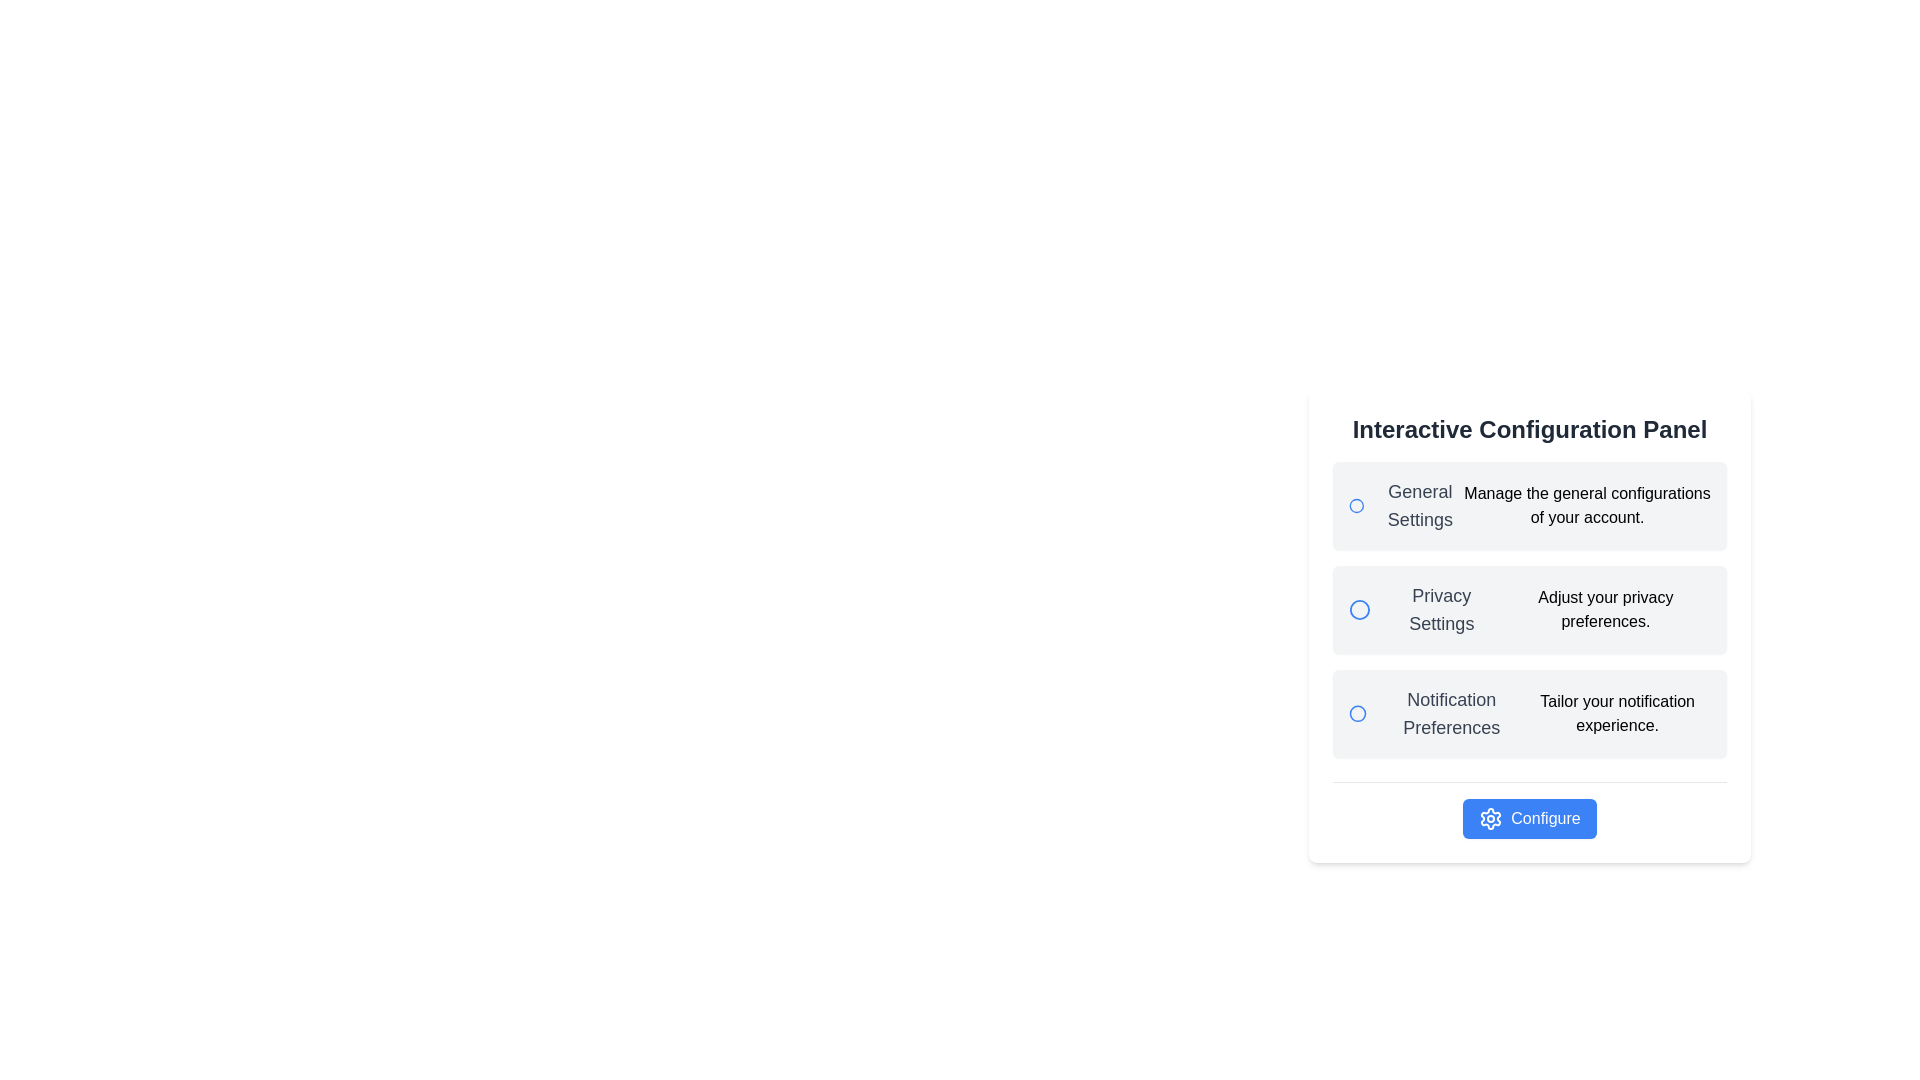 The width and height of the screenshot is (1920, 1080). I want to click on the descriptive text providing additional information about the 'General Settings' option in the settings menu, located below the 'General Settings' text, so click(1586, 504).